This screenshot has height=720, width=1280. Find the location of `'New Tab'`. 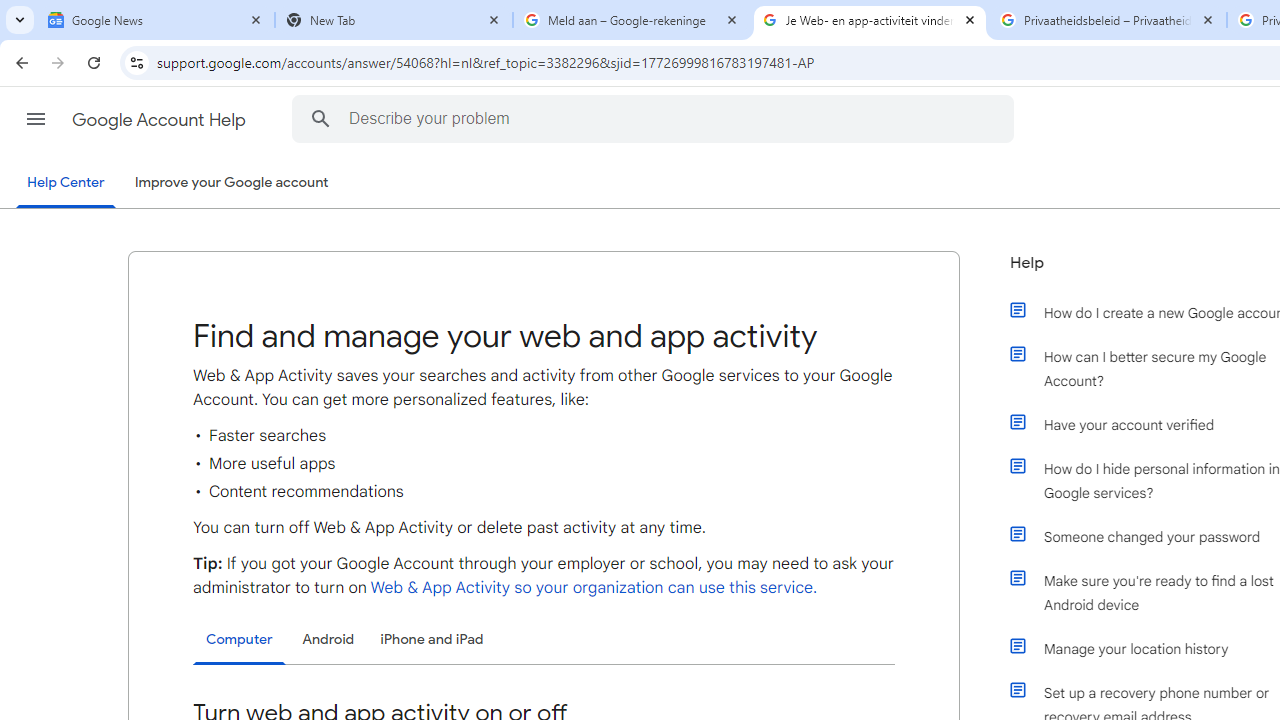

'New Tab' is located at coordinates (394, 20).